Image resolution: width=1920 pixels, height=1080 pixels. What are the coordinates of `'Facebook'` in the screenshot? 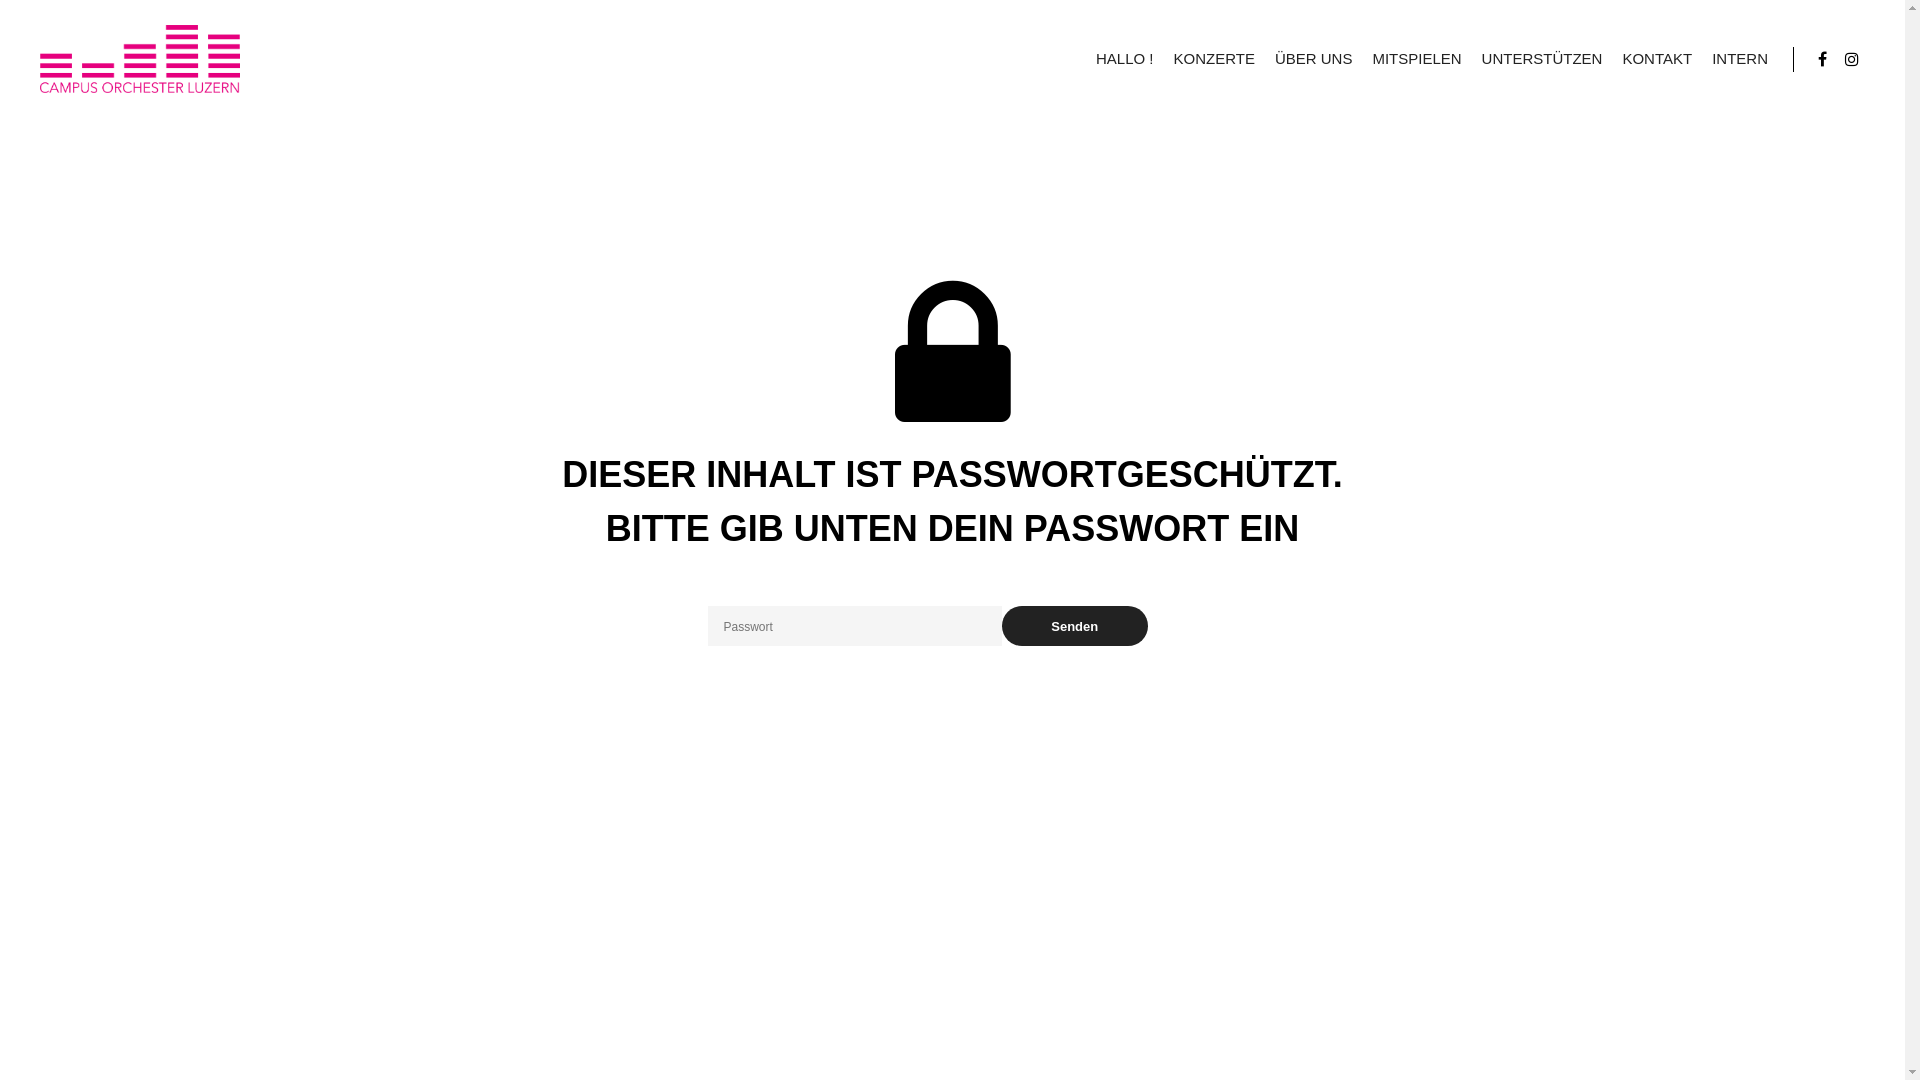 It's located at (1809, 57).